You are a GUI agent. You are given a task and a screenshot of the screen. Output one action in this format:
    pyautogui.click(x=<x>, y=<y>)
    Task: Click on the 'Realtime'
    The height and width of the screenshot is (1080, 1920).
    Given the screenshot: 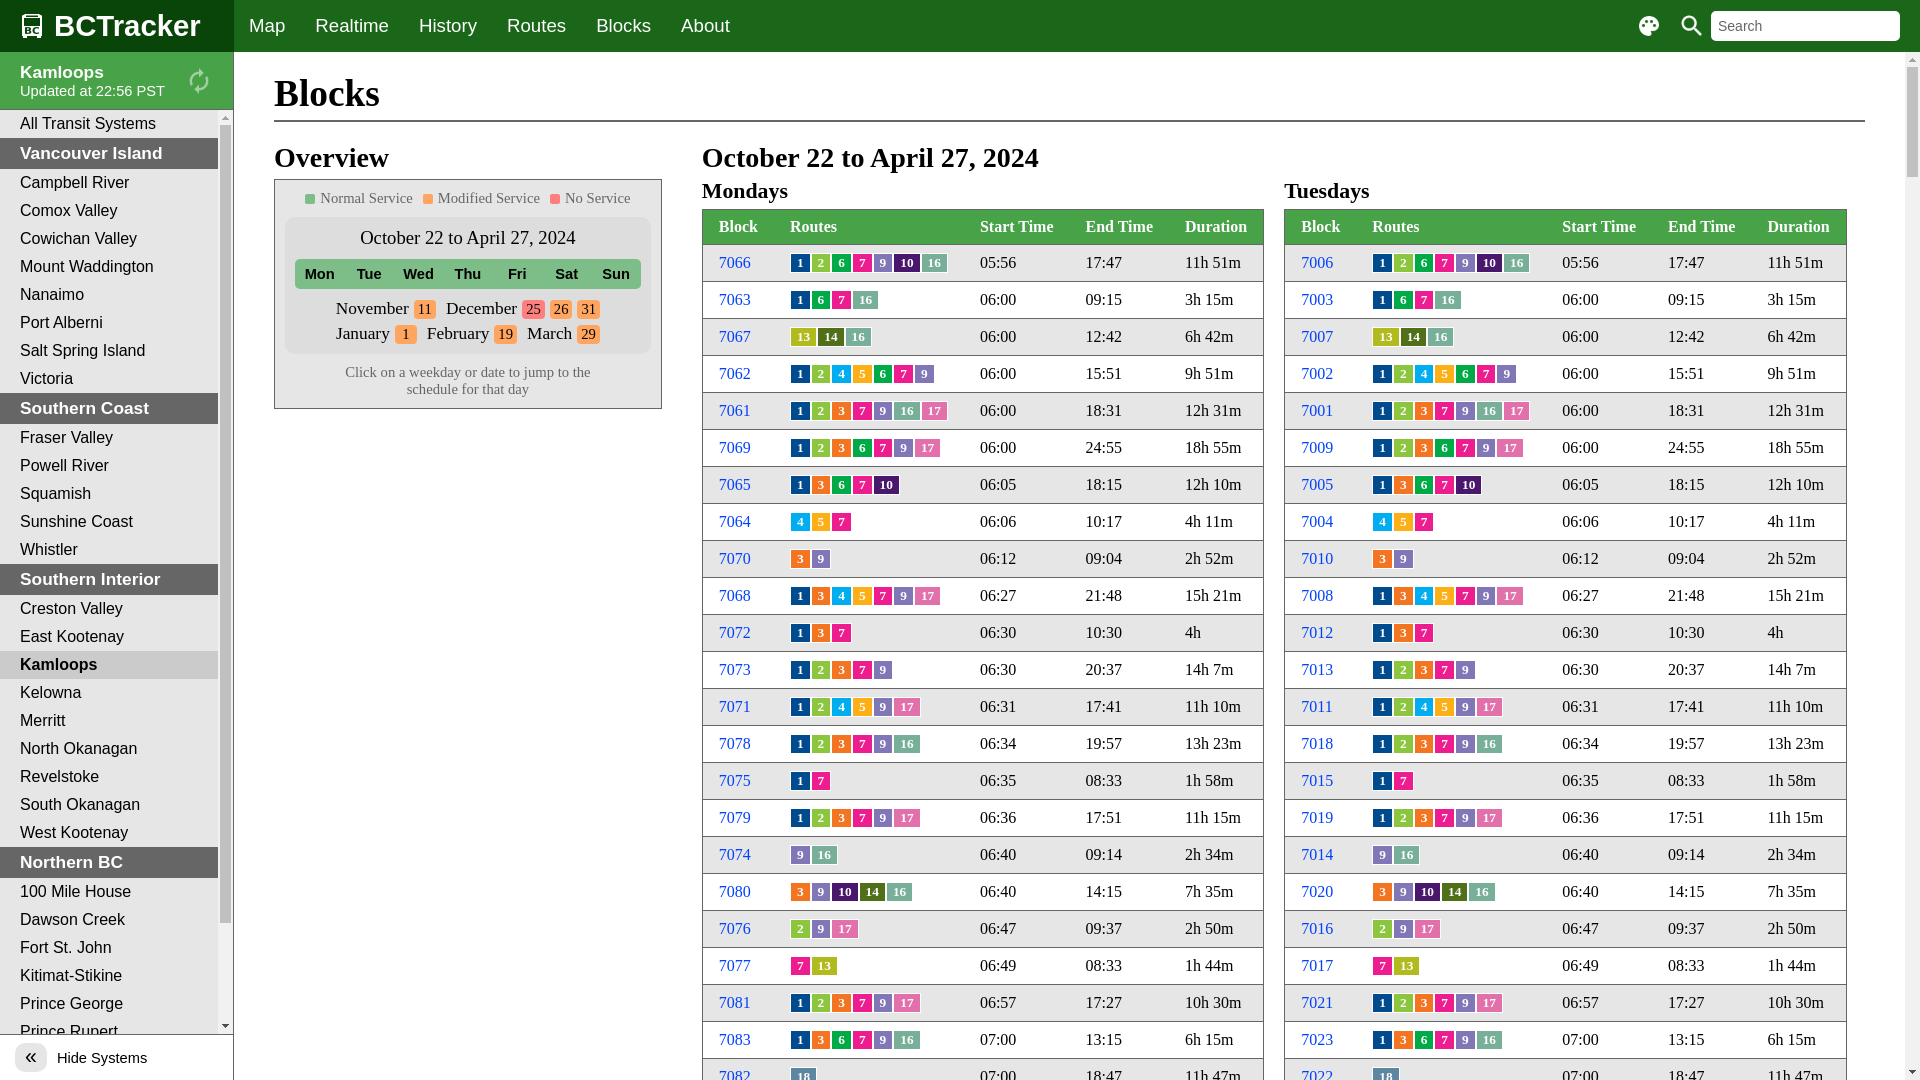 What is the action you would take?
    pyautogui.click(x=351, y=26)
    